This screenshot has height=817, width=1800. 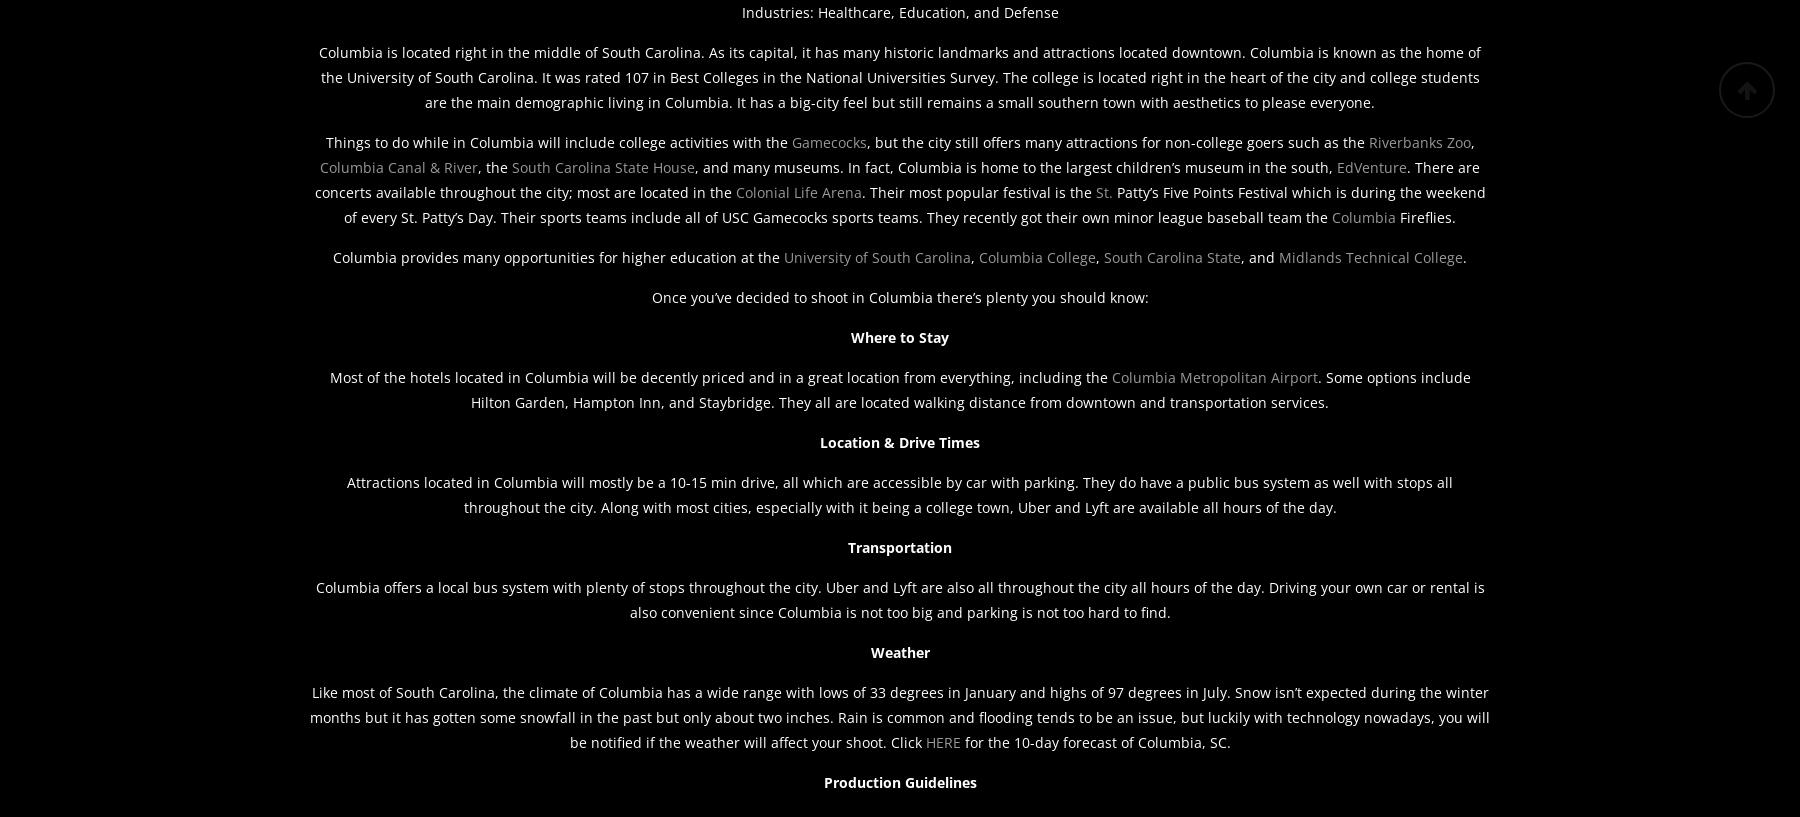 I want to click on 'Location & Drive Times', so click(x=900, y=442).